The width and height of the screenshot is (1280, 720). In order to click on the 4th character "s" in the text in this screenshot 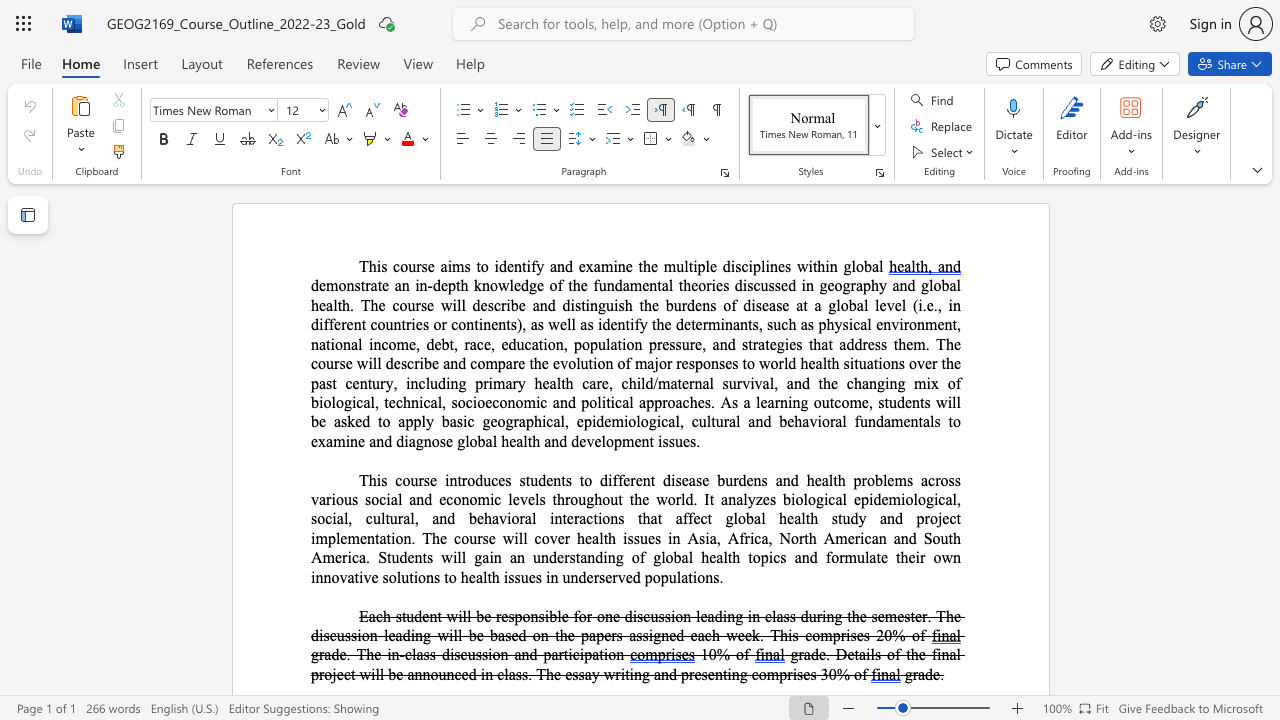, I will do `click(770, 285)`.